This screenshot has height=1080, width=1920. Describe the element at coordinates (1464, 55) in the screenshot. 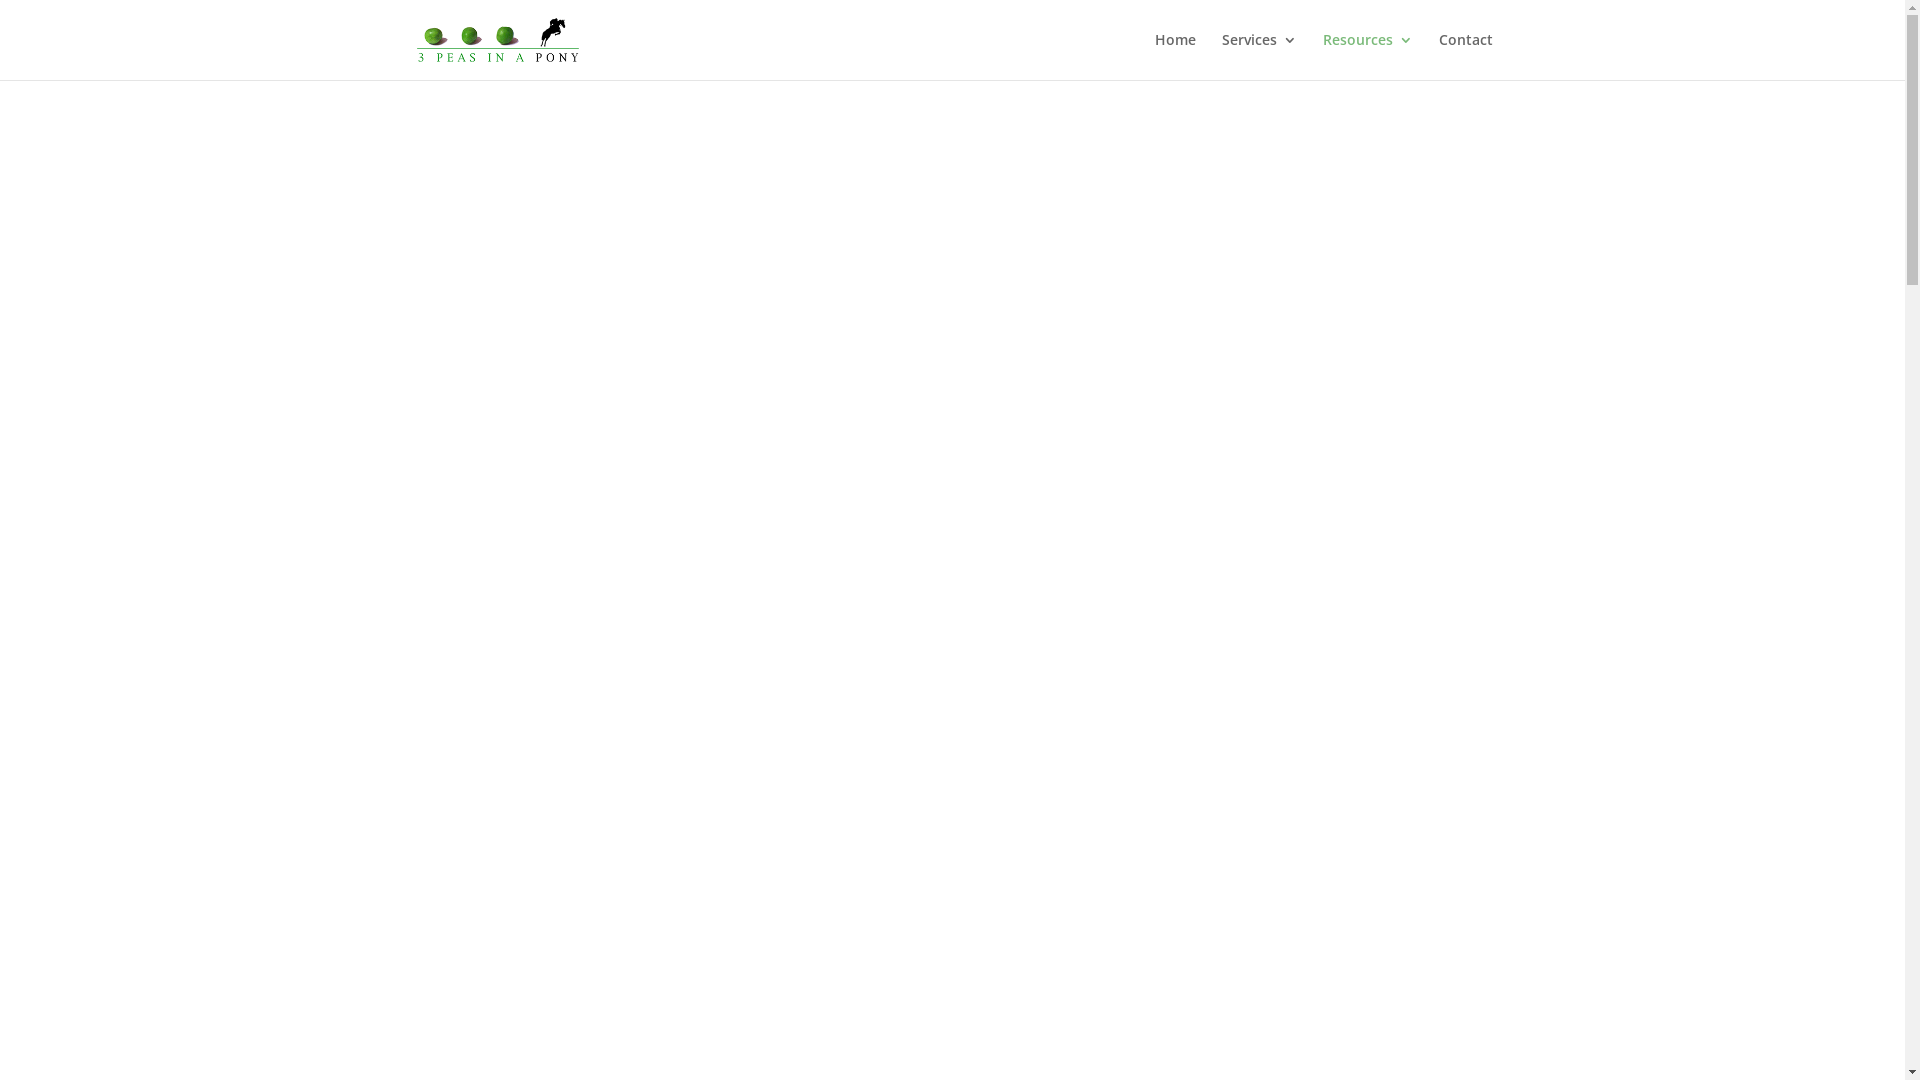

I see `'Contact'` at that location.